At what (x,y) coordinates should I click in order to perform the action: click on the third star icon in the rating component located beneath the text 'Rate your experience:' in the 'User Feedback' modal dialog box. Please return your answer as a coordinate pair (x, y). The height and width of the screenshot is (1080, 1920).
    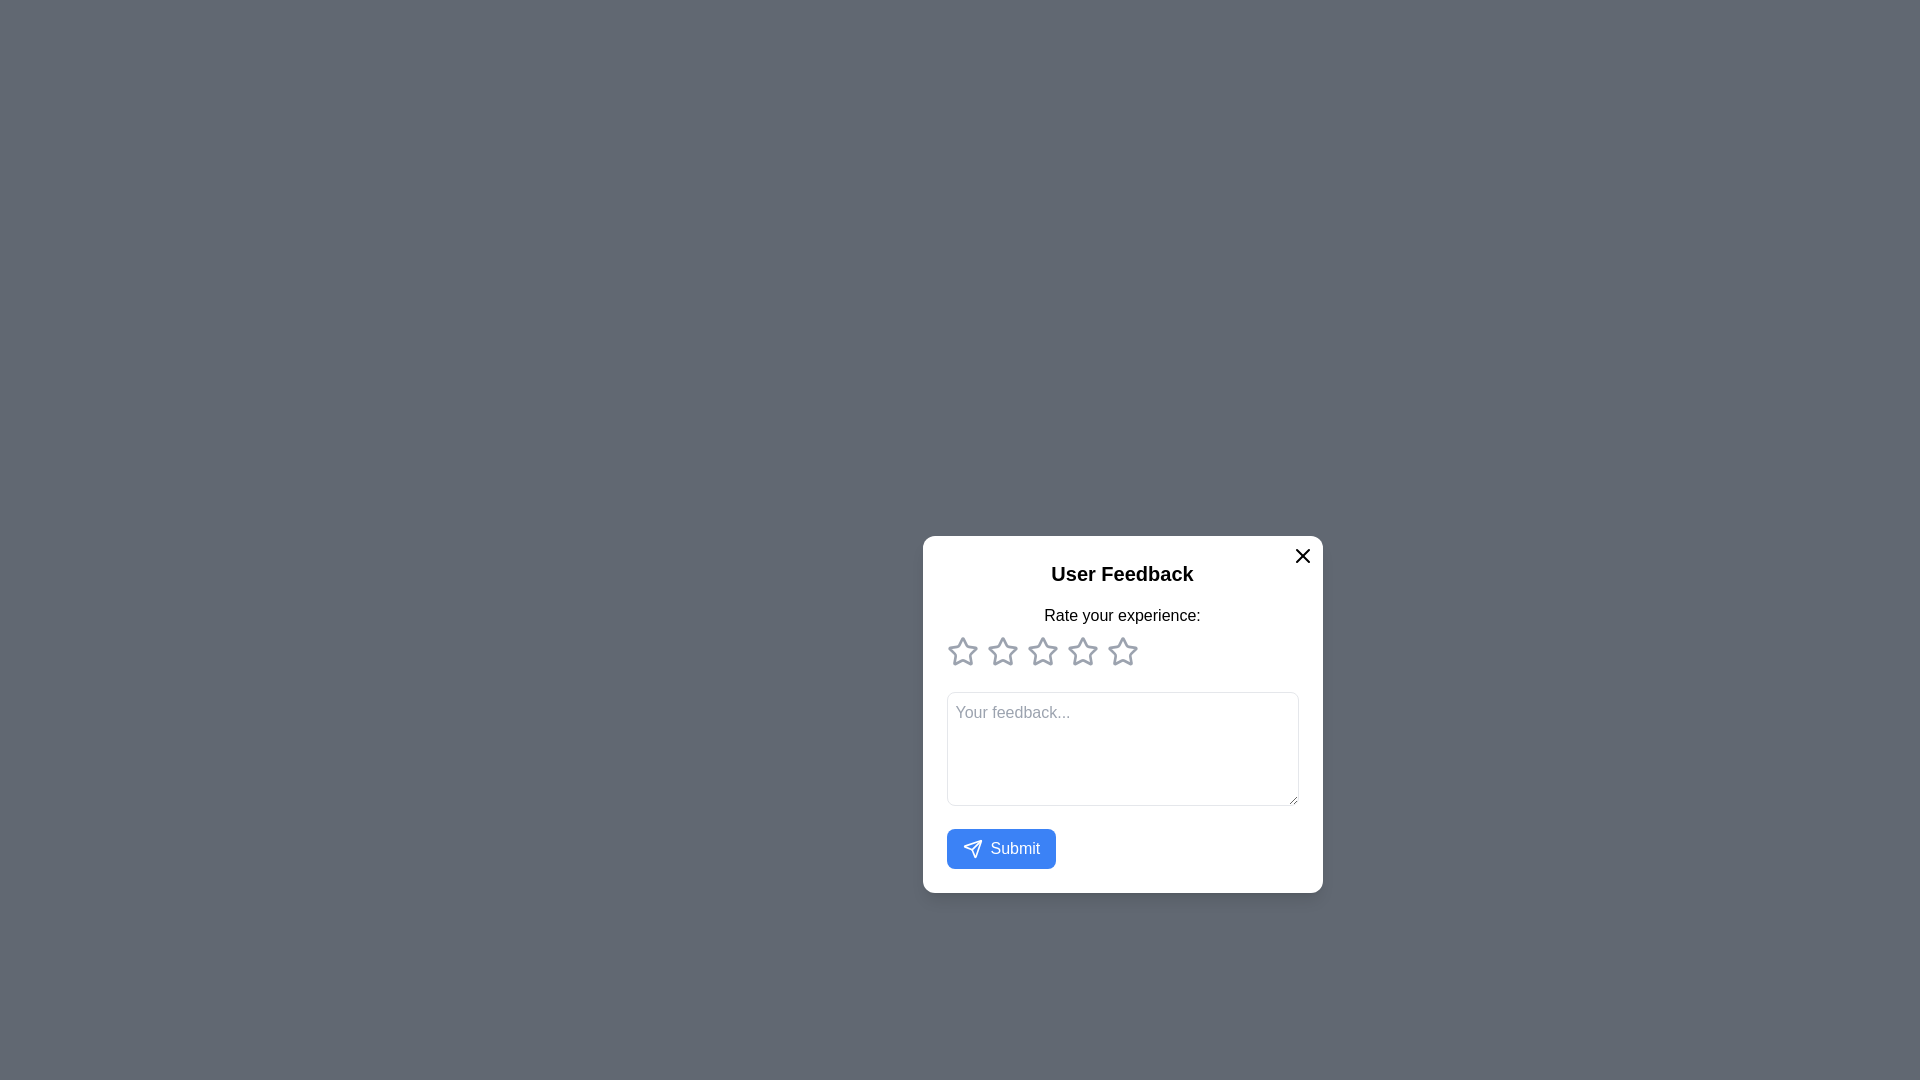
    Looking at the image, I should click on (1041, 651).